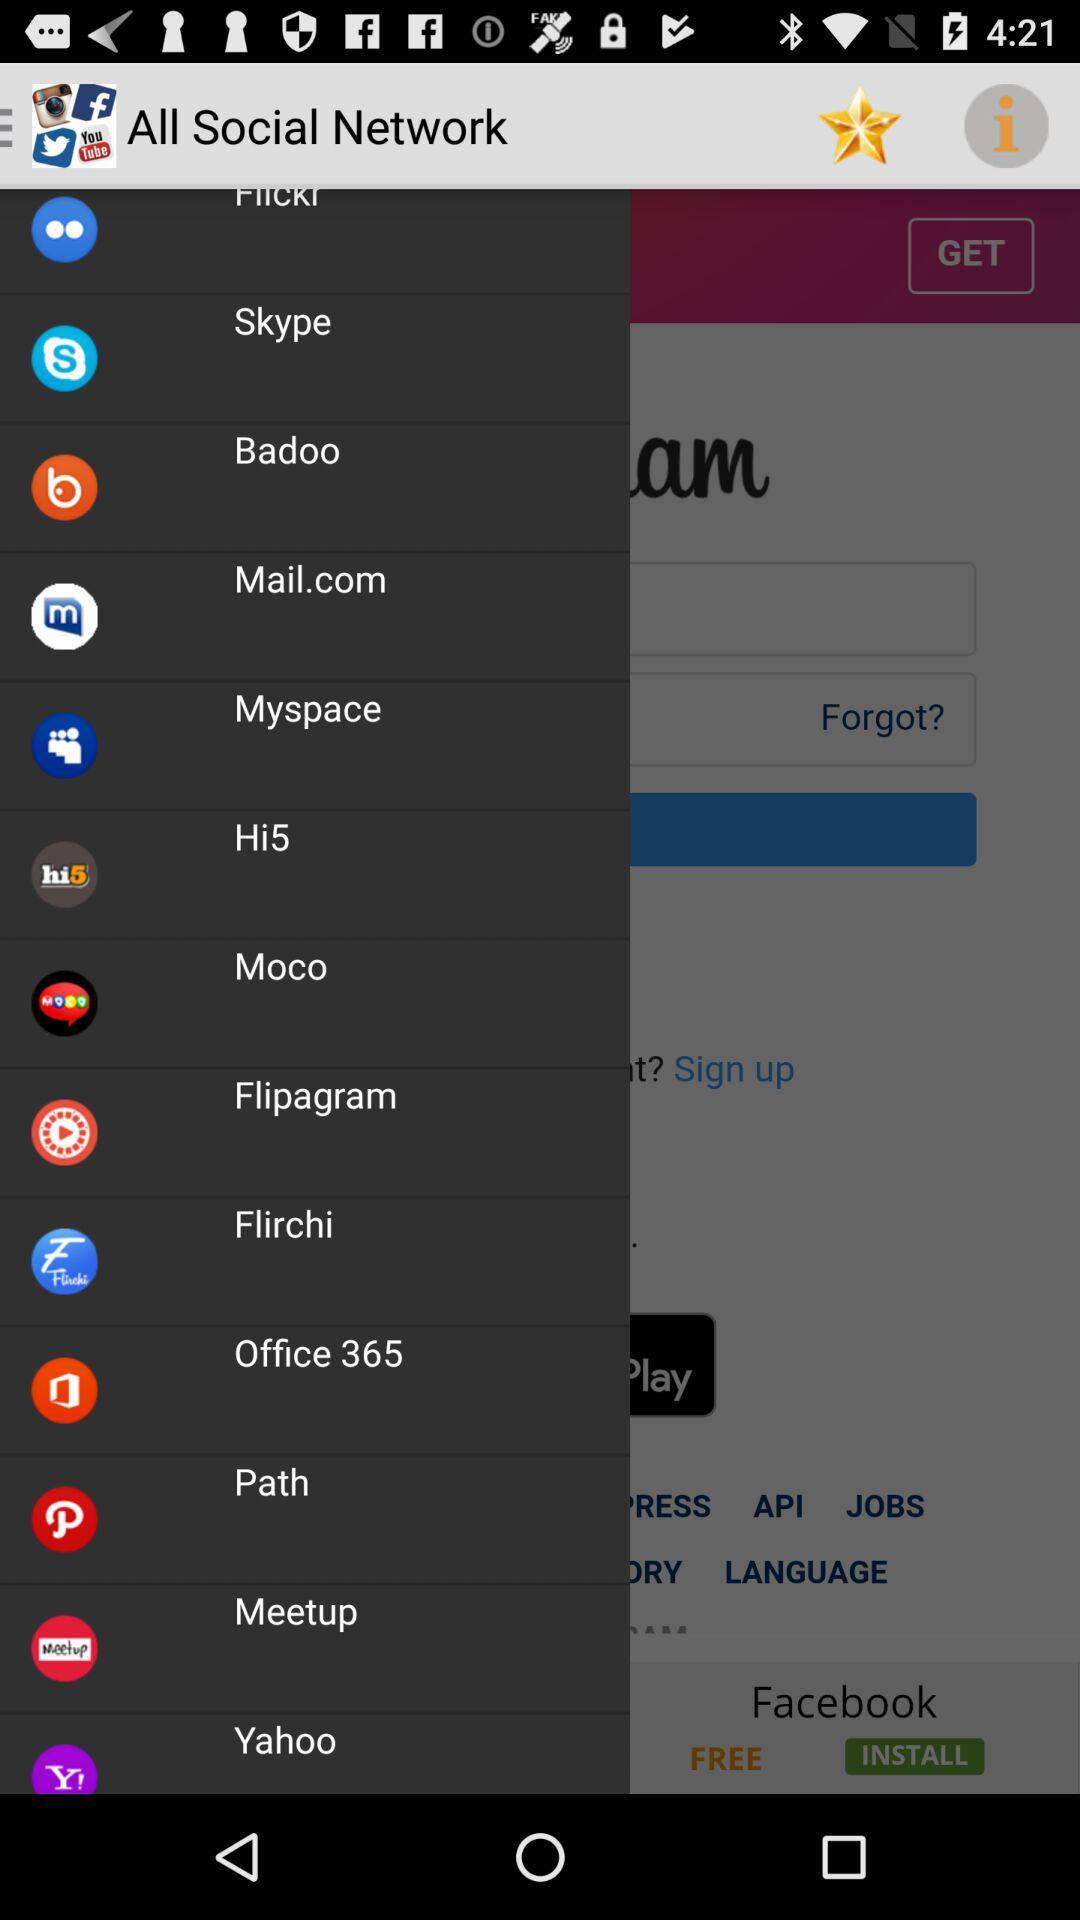  What do you see at coordinates (282, 320) in the screenshot?
I see `skype icon` at bounding box center [282, 320].